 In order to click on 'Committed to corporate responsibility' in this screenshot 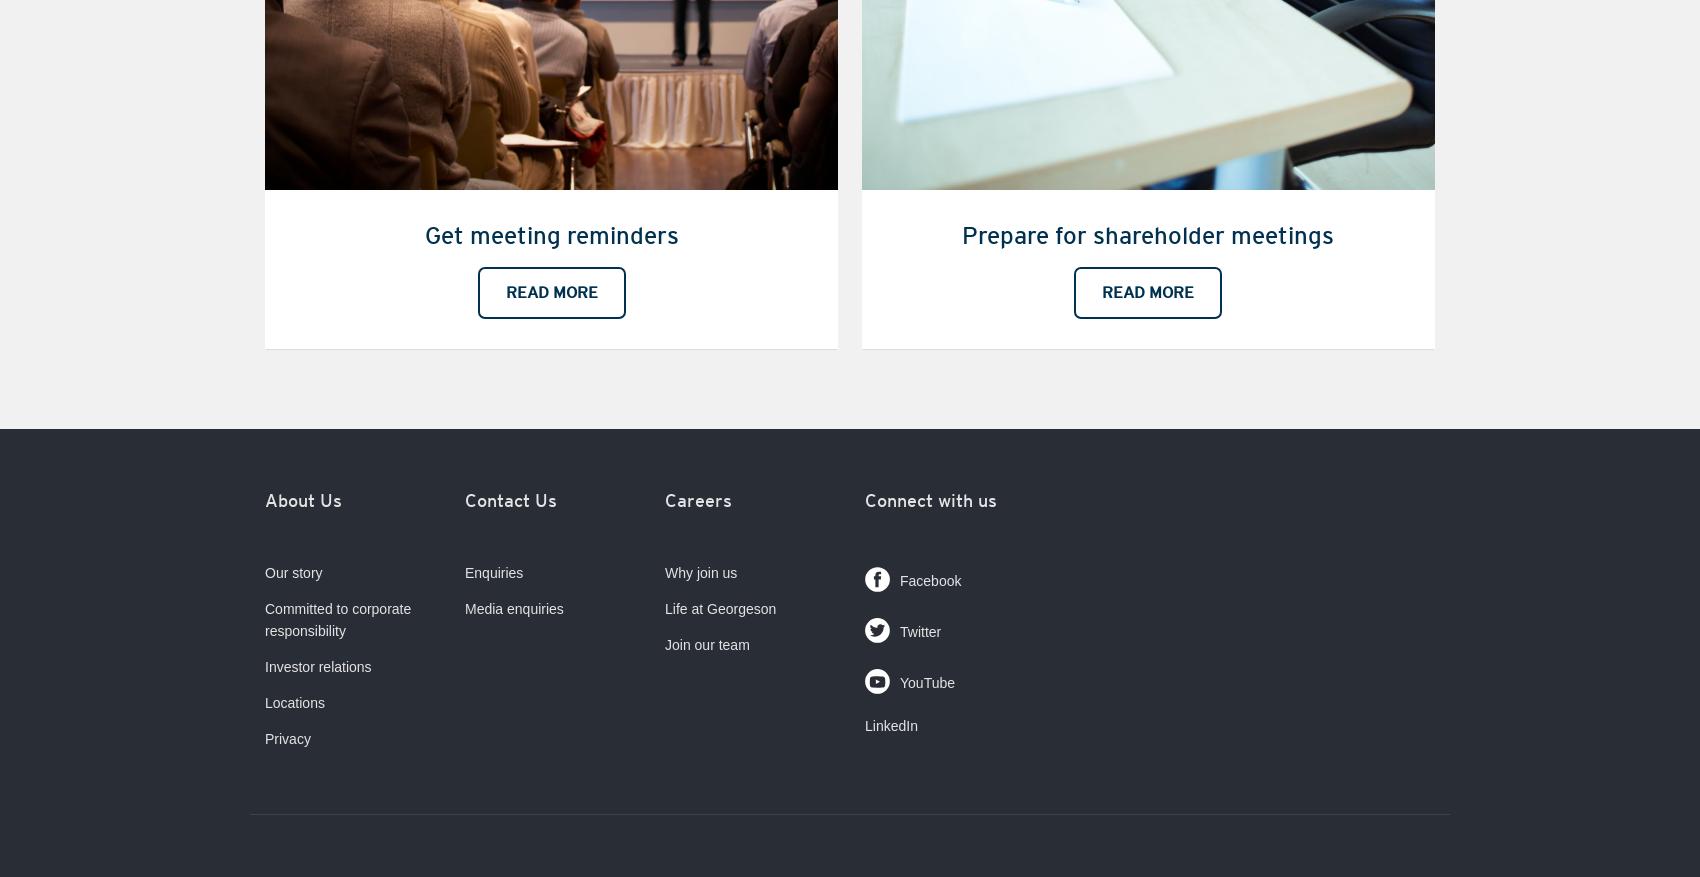, I will do `click(336, 619)`.